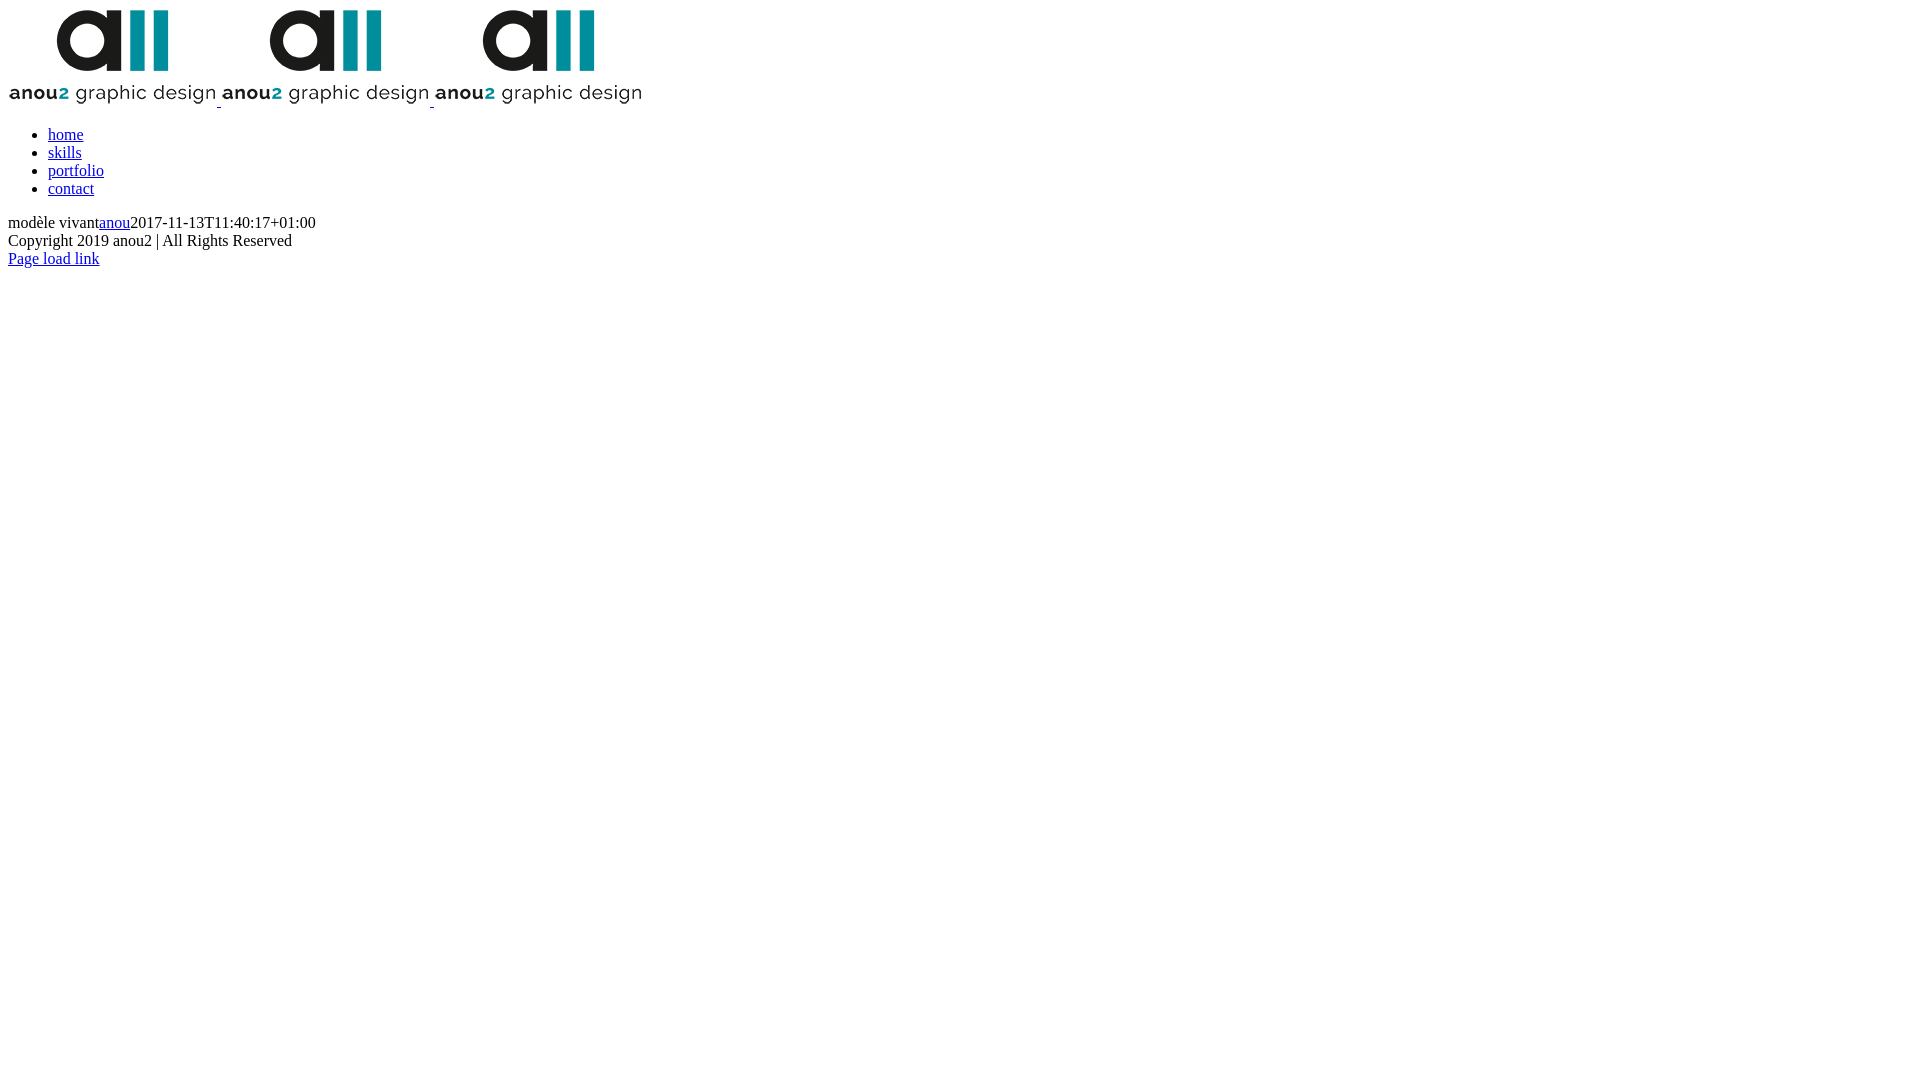  Describe the element at coordinates (71, 188) in the screenshot. I see `'contact'` at that location.